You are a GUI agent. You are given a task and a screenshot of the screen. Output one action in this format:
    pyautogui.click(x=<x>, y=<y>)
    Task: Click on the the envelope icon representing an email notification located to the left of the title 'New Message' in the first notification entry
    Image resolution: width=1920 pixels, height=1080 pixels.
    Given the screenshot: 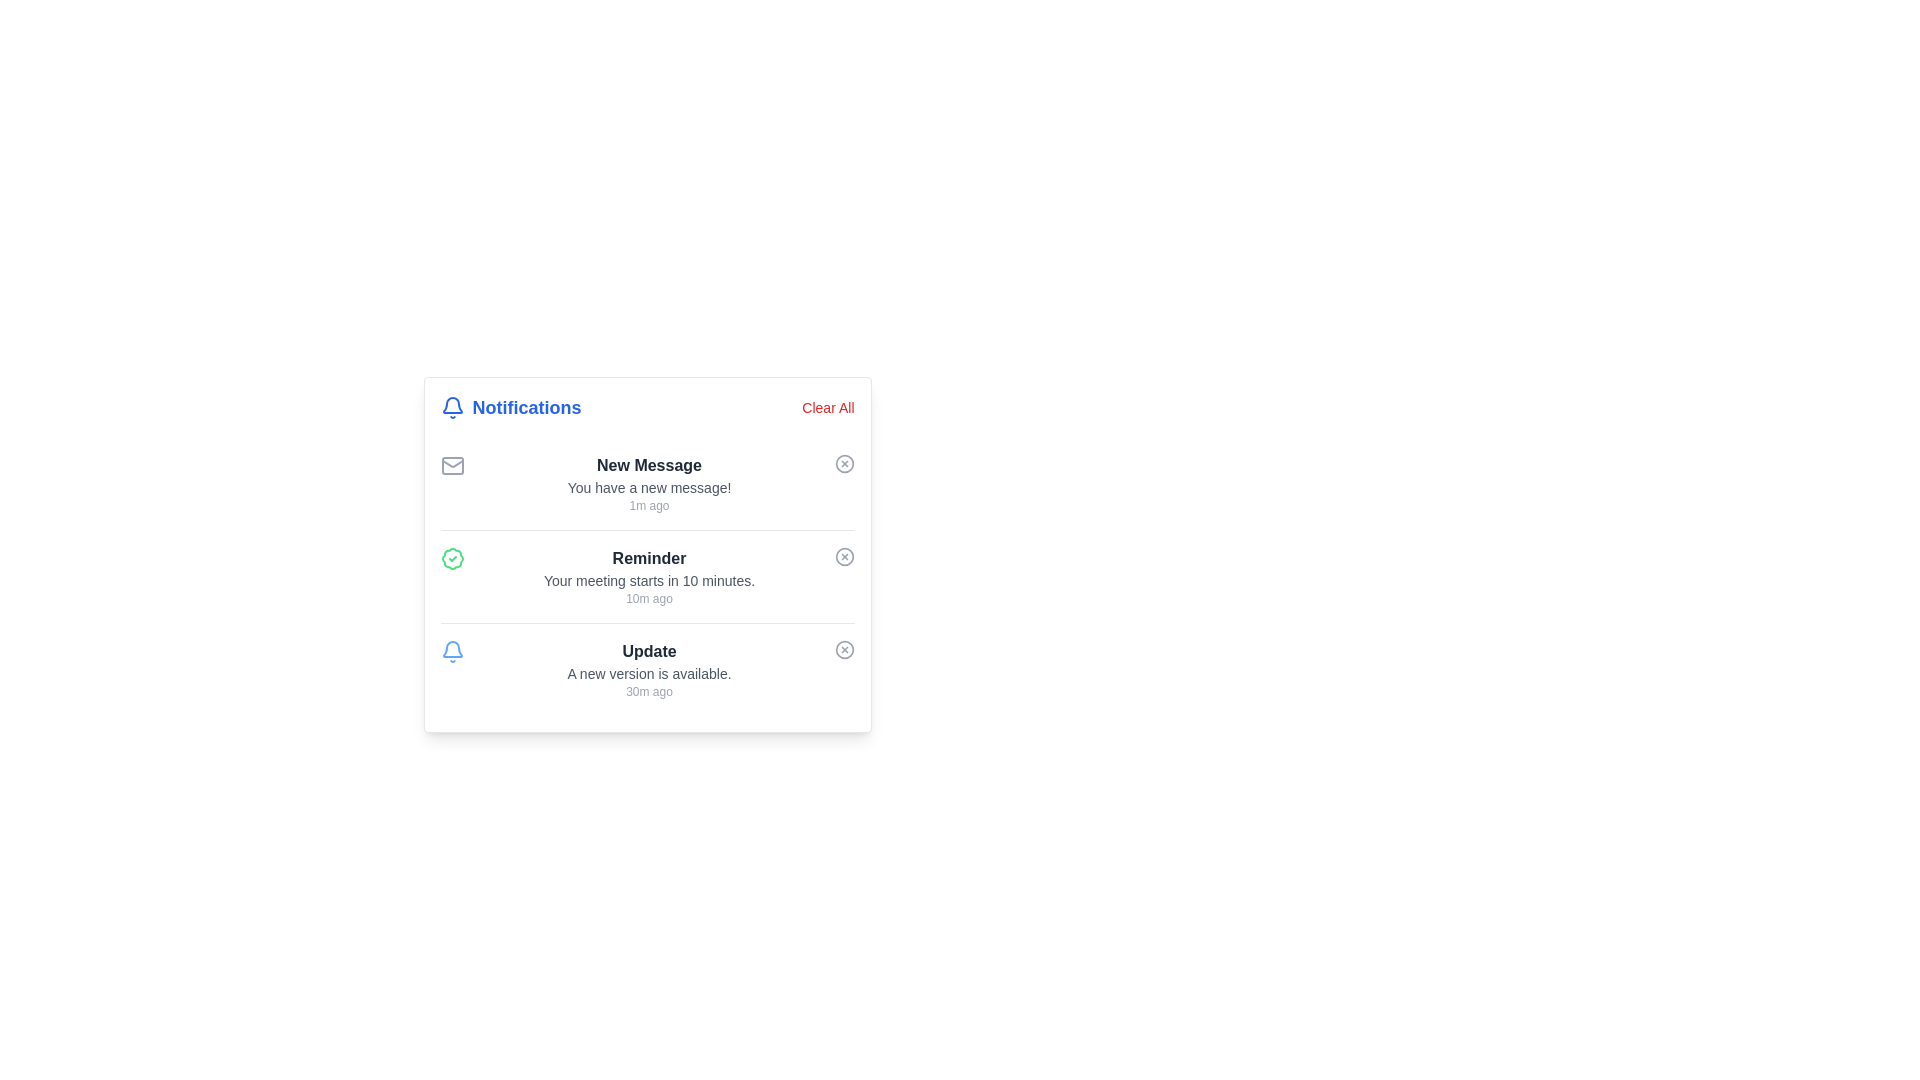 What is the action you would take?
    pyautogui.click(x=451, y=466)
    